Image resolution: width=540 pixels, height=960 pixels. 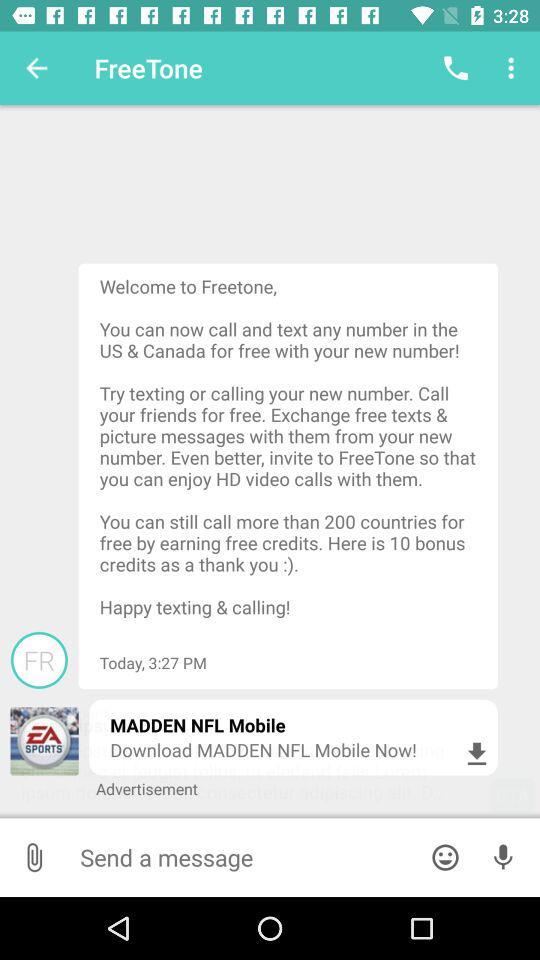 I want to click on the microphone icon, so click(x=502, y=856).